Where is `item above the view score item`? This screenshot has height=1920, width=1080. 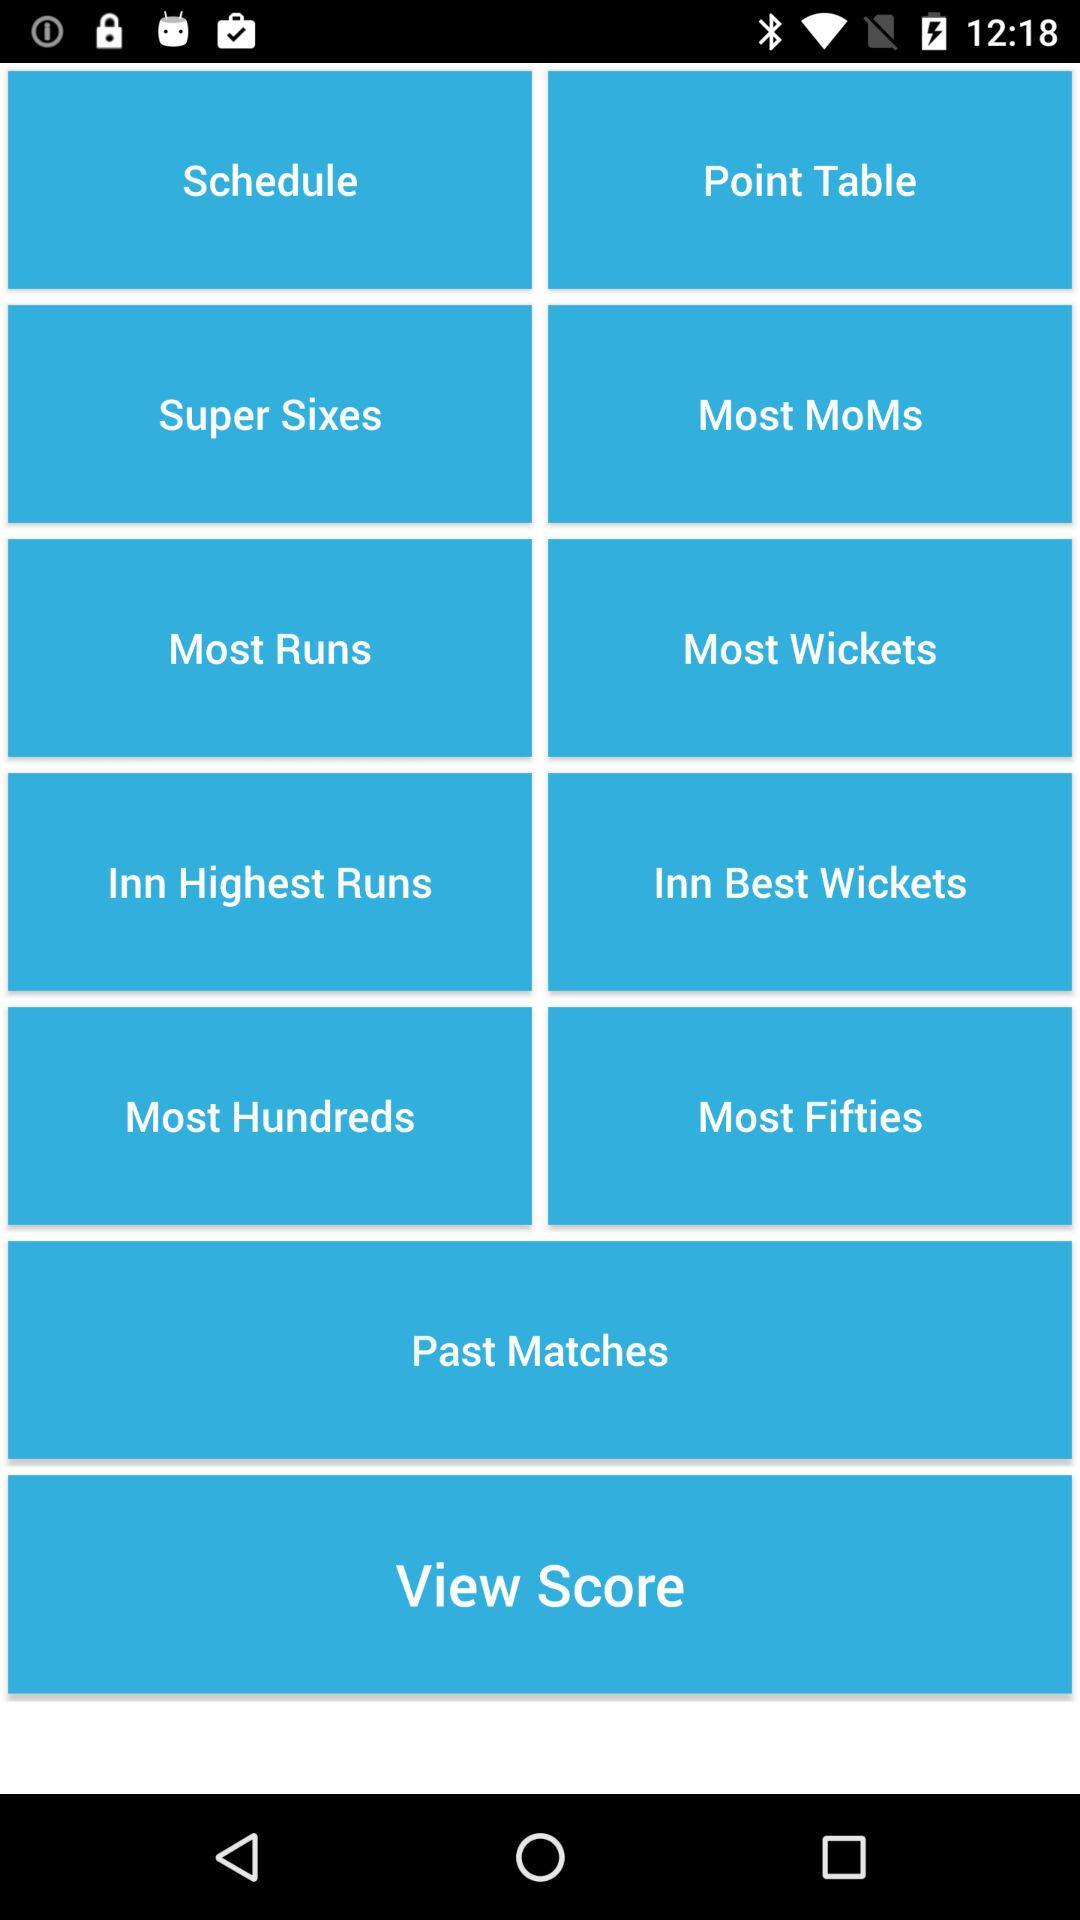
item above the view score item is located at coordinates (540, 1349).